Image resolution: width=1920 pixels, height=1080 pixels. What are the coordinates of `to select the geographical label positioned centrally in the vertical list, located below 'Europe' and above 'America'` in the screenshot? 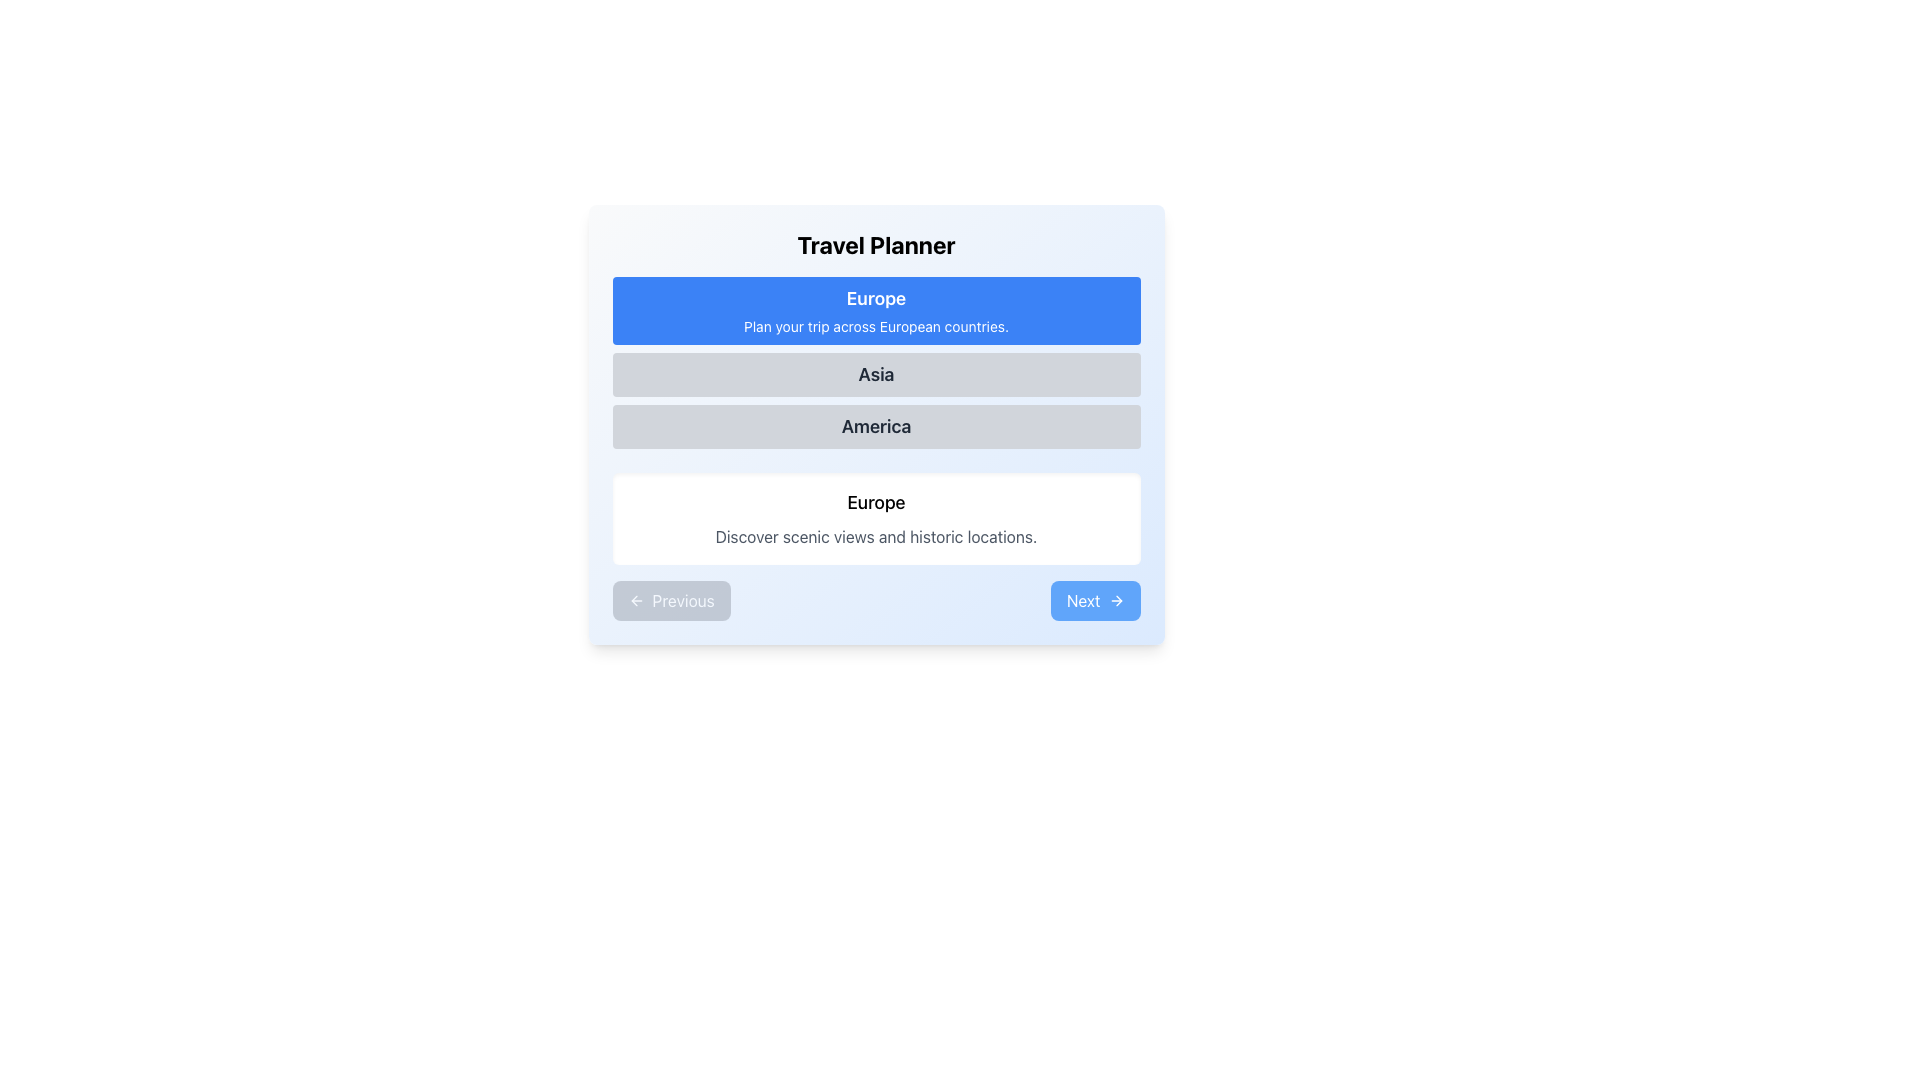 It's located at (876, 374).